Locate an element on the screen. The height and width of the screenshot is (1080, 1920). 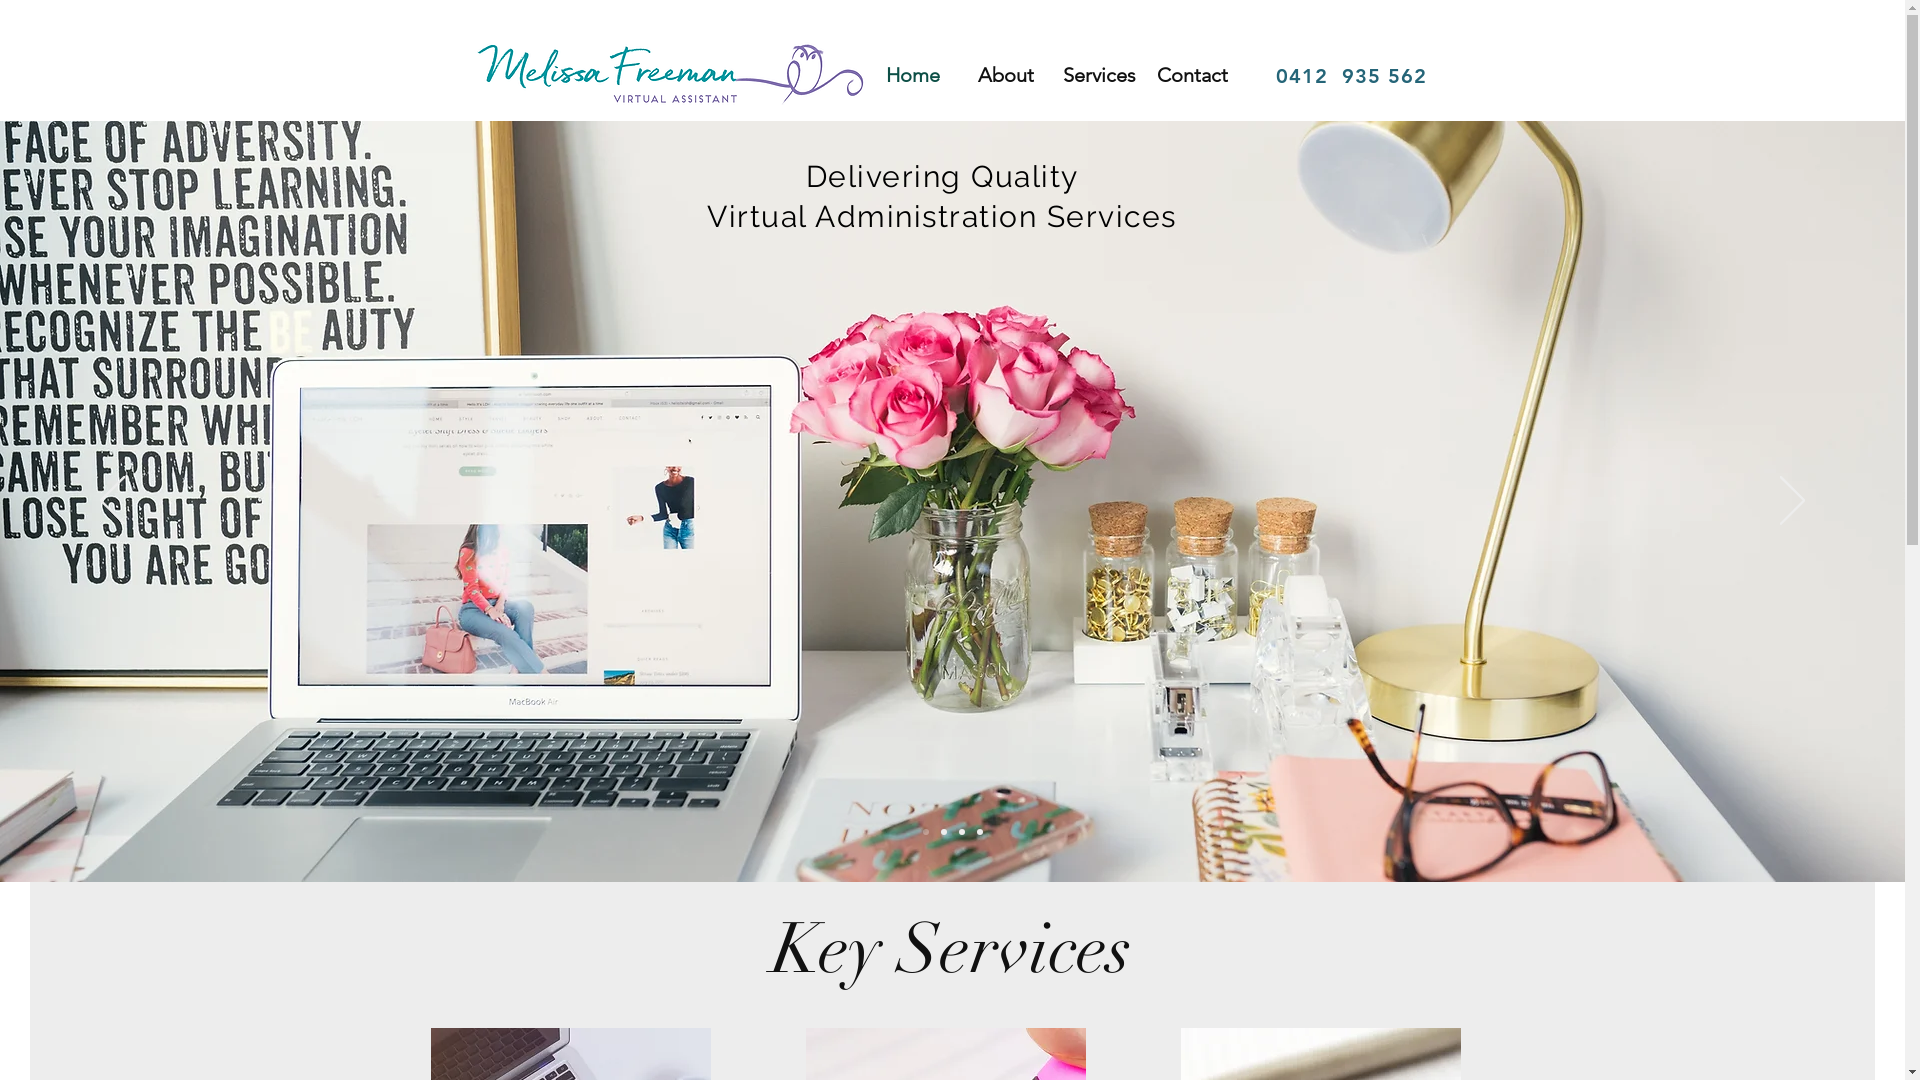
'Contact' is located at coordinates (1192, 74).